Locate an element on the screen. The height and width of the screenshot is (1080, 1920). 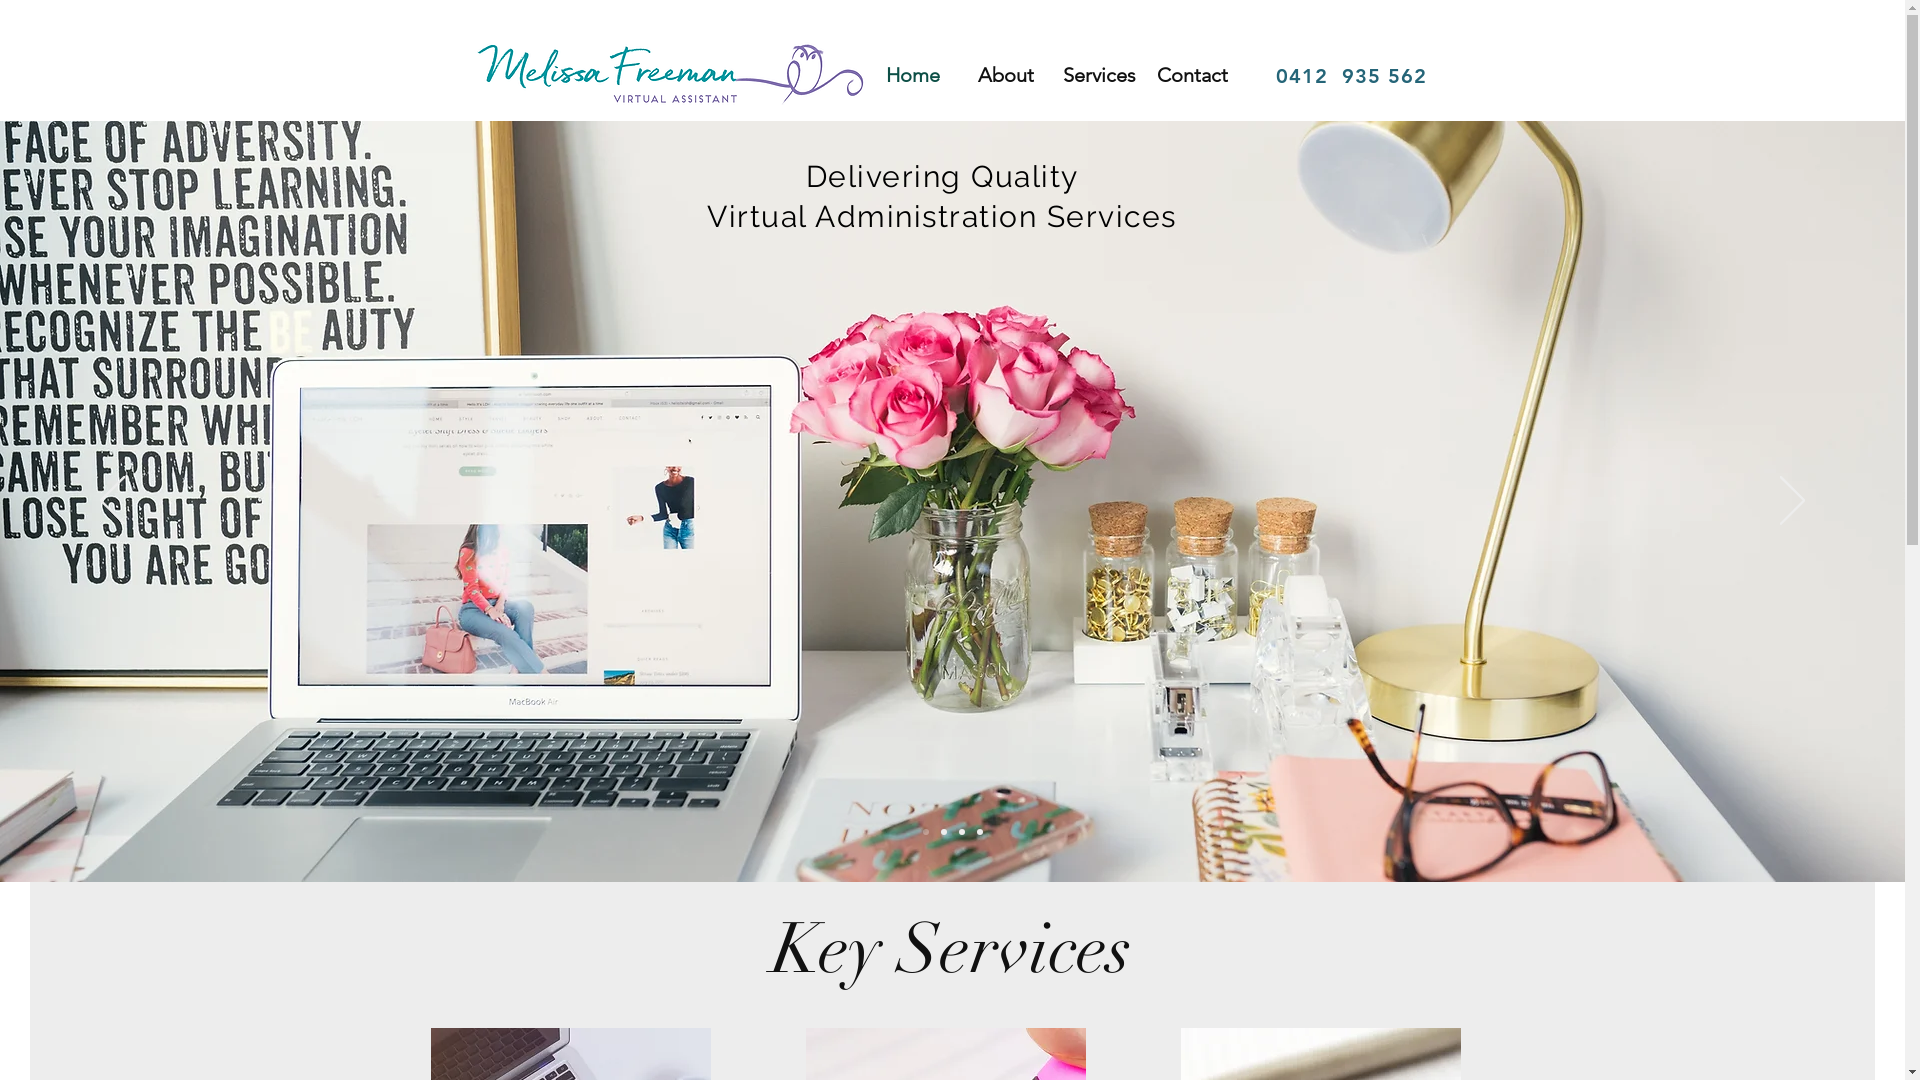
'Contact' is located at coordinates (1192, 74).